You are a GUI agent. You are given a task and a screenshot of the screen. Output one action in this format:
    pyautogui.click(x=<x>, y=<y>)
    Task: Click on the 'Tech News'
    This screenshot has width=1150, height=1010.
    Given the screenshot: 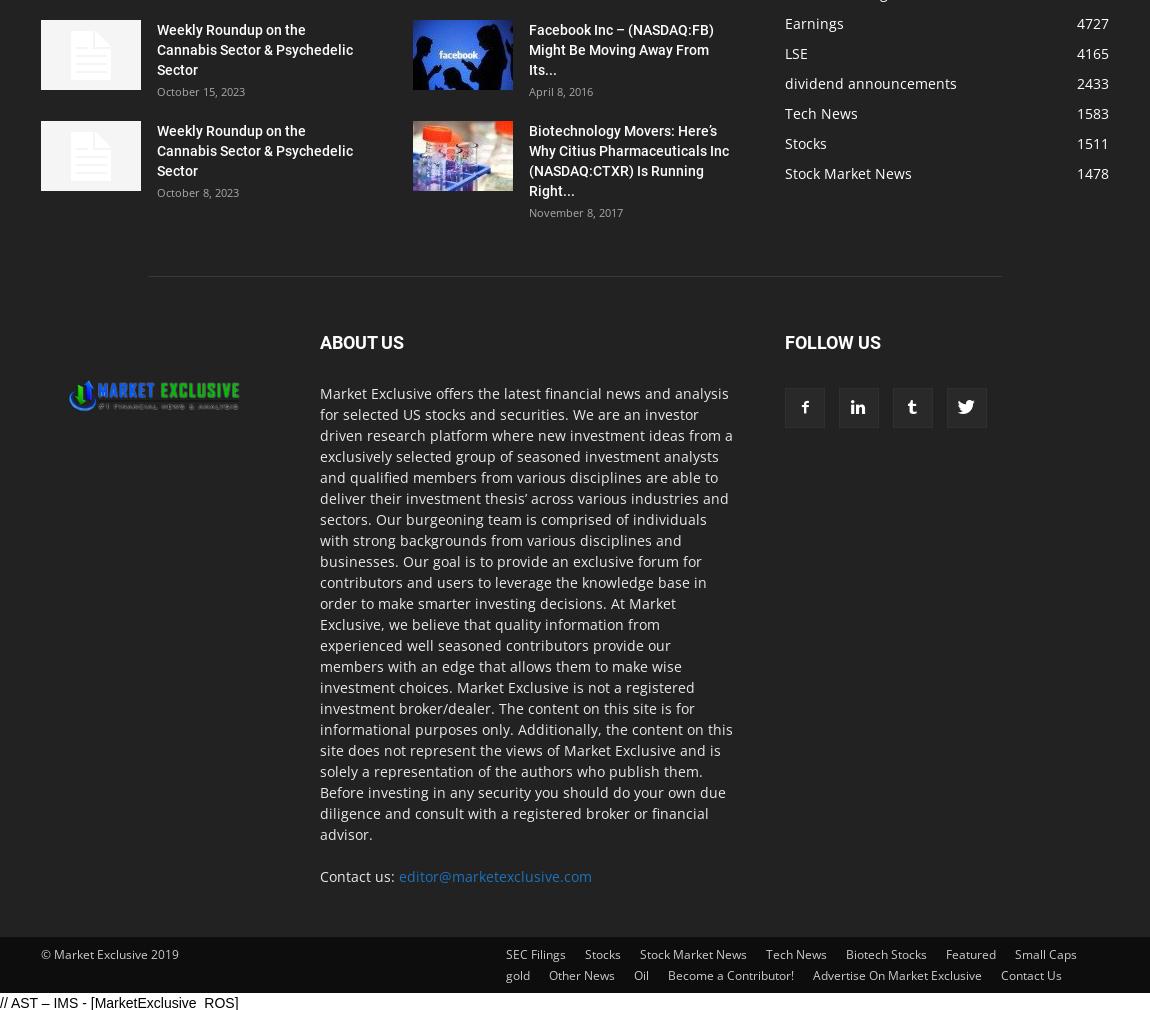 What is the action you would take?
    pyautogui.click(x=820, y=112)
    